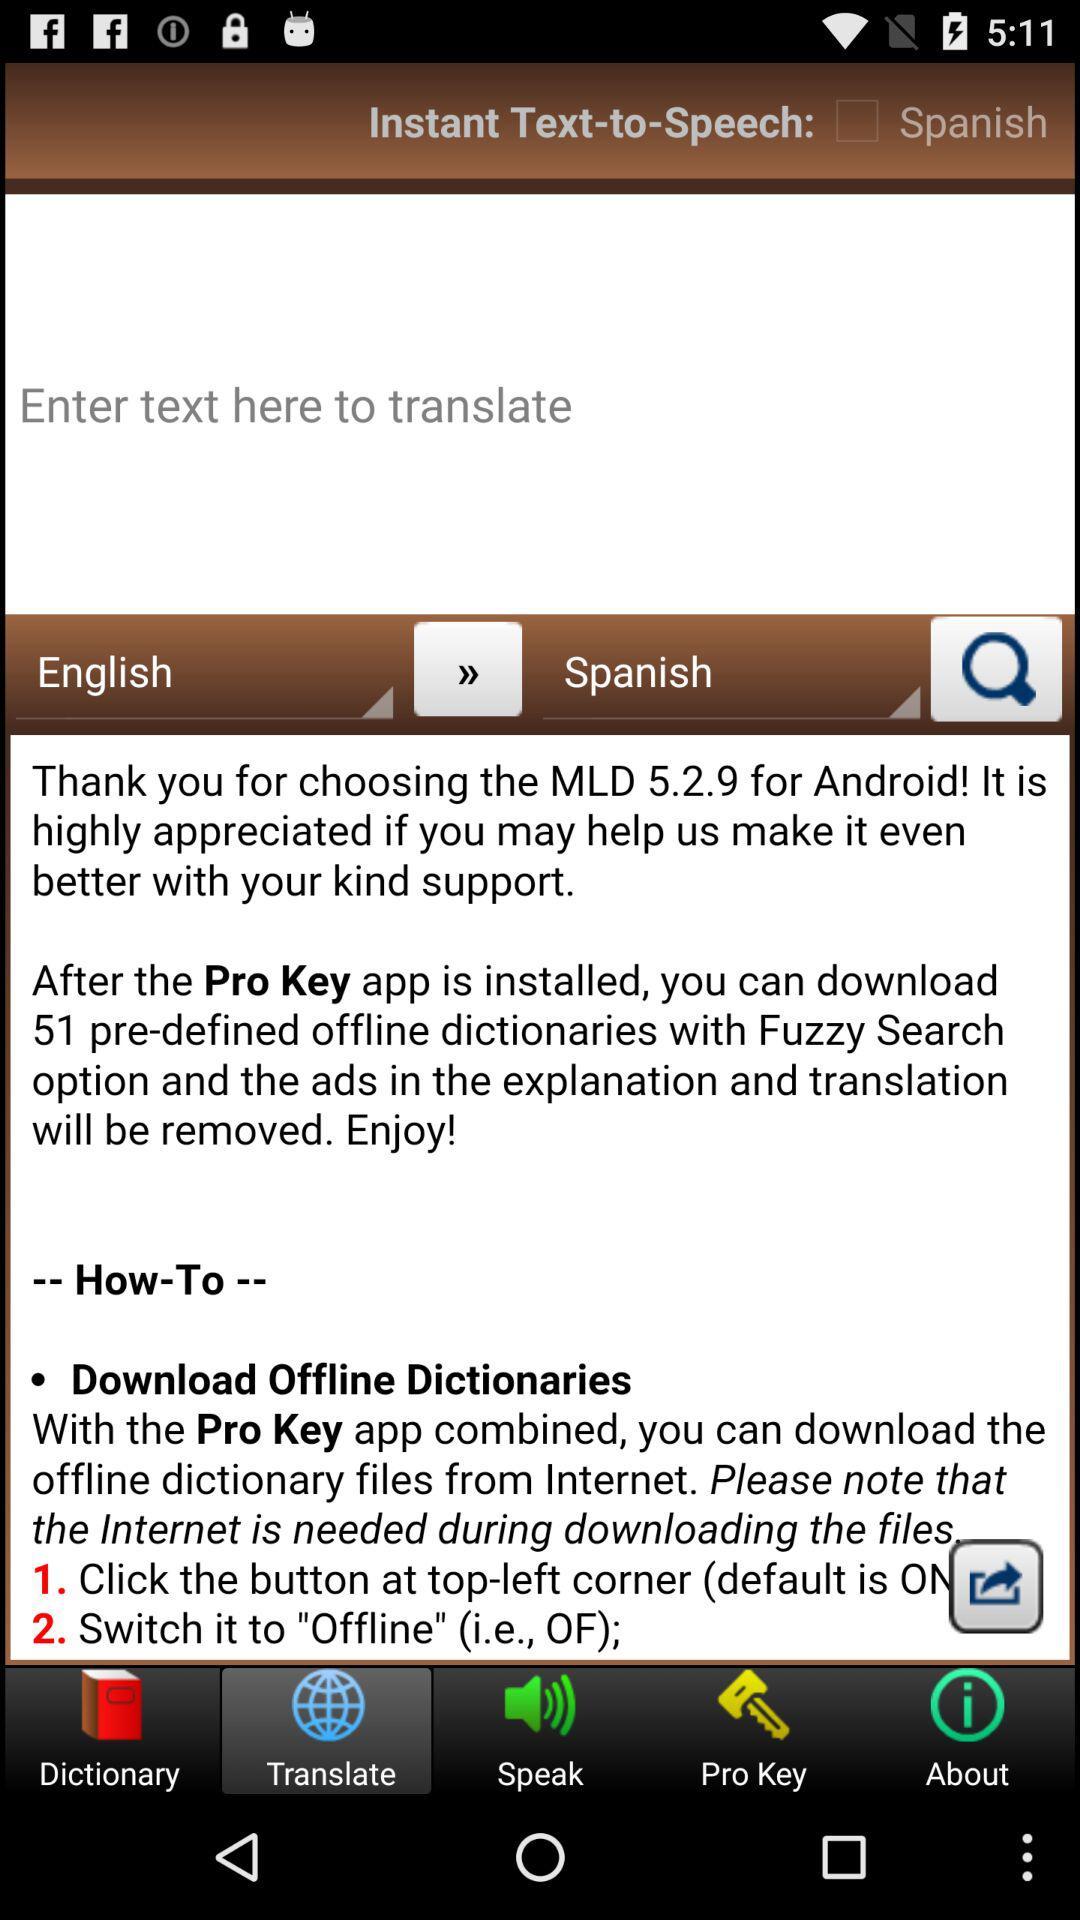 The width and height of the screenshot is (1080, 1920). Describe the element at coordinates (996, 668) in the screenshot. I see `search bar` at that location.